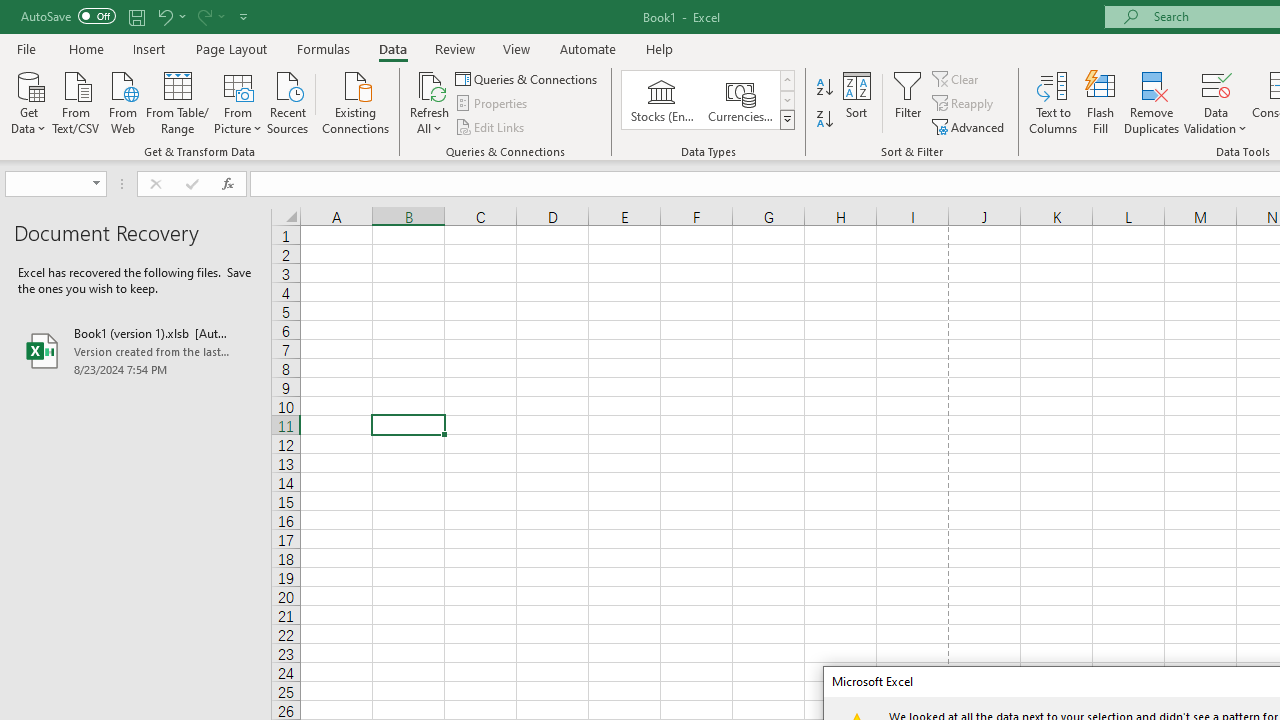  What do you see at coordinates (121, 101) in the screenshot?
I see `'From Web'` at bounding box center [121, 101].